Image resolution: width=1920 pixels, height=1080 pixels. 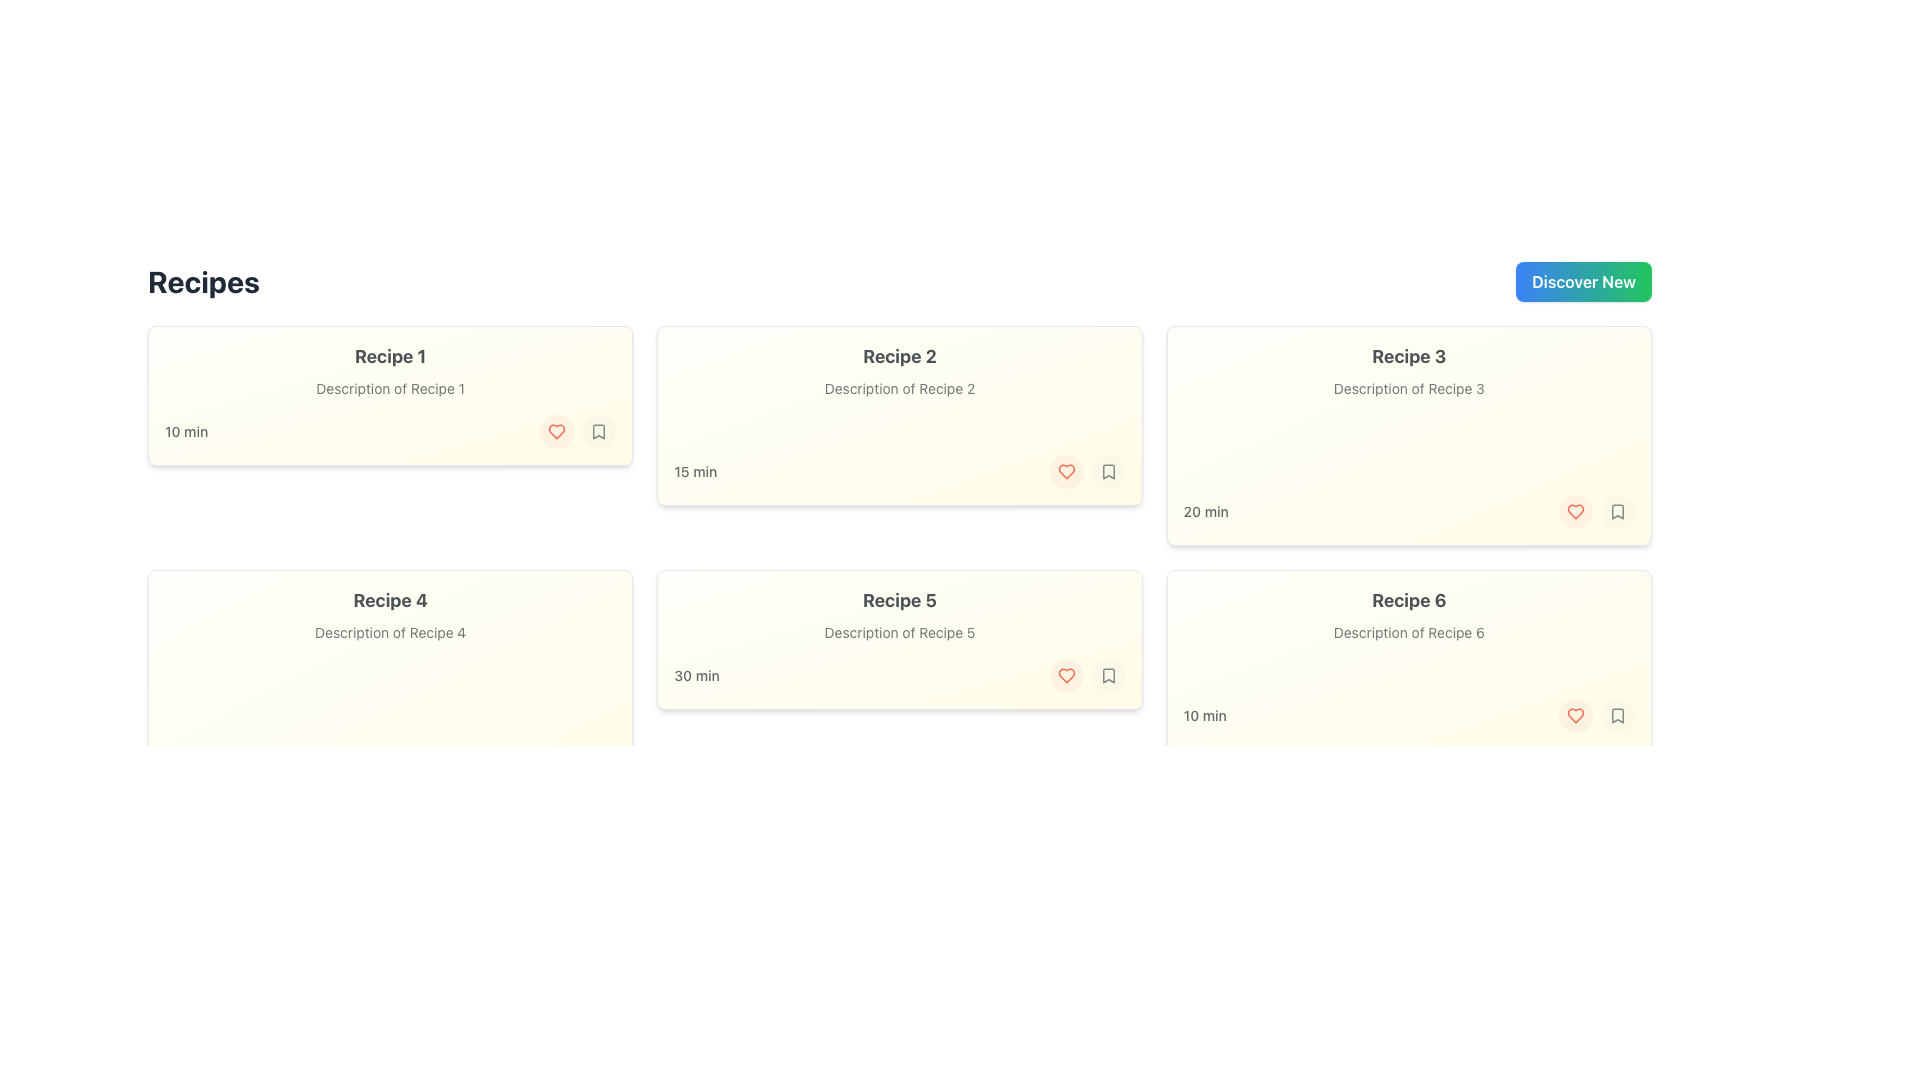 What do you see at coordinates (898, 356) in the screenshot?
I see `the bold text element displaying 'Recipe 2' located at the top center of the second recipe card` at bounding box center [898, 356].